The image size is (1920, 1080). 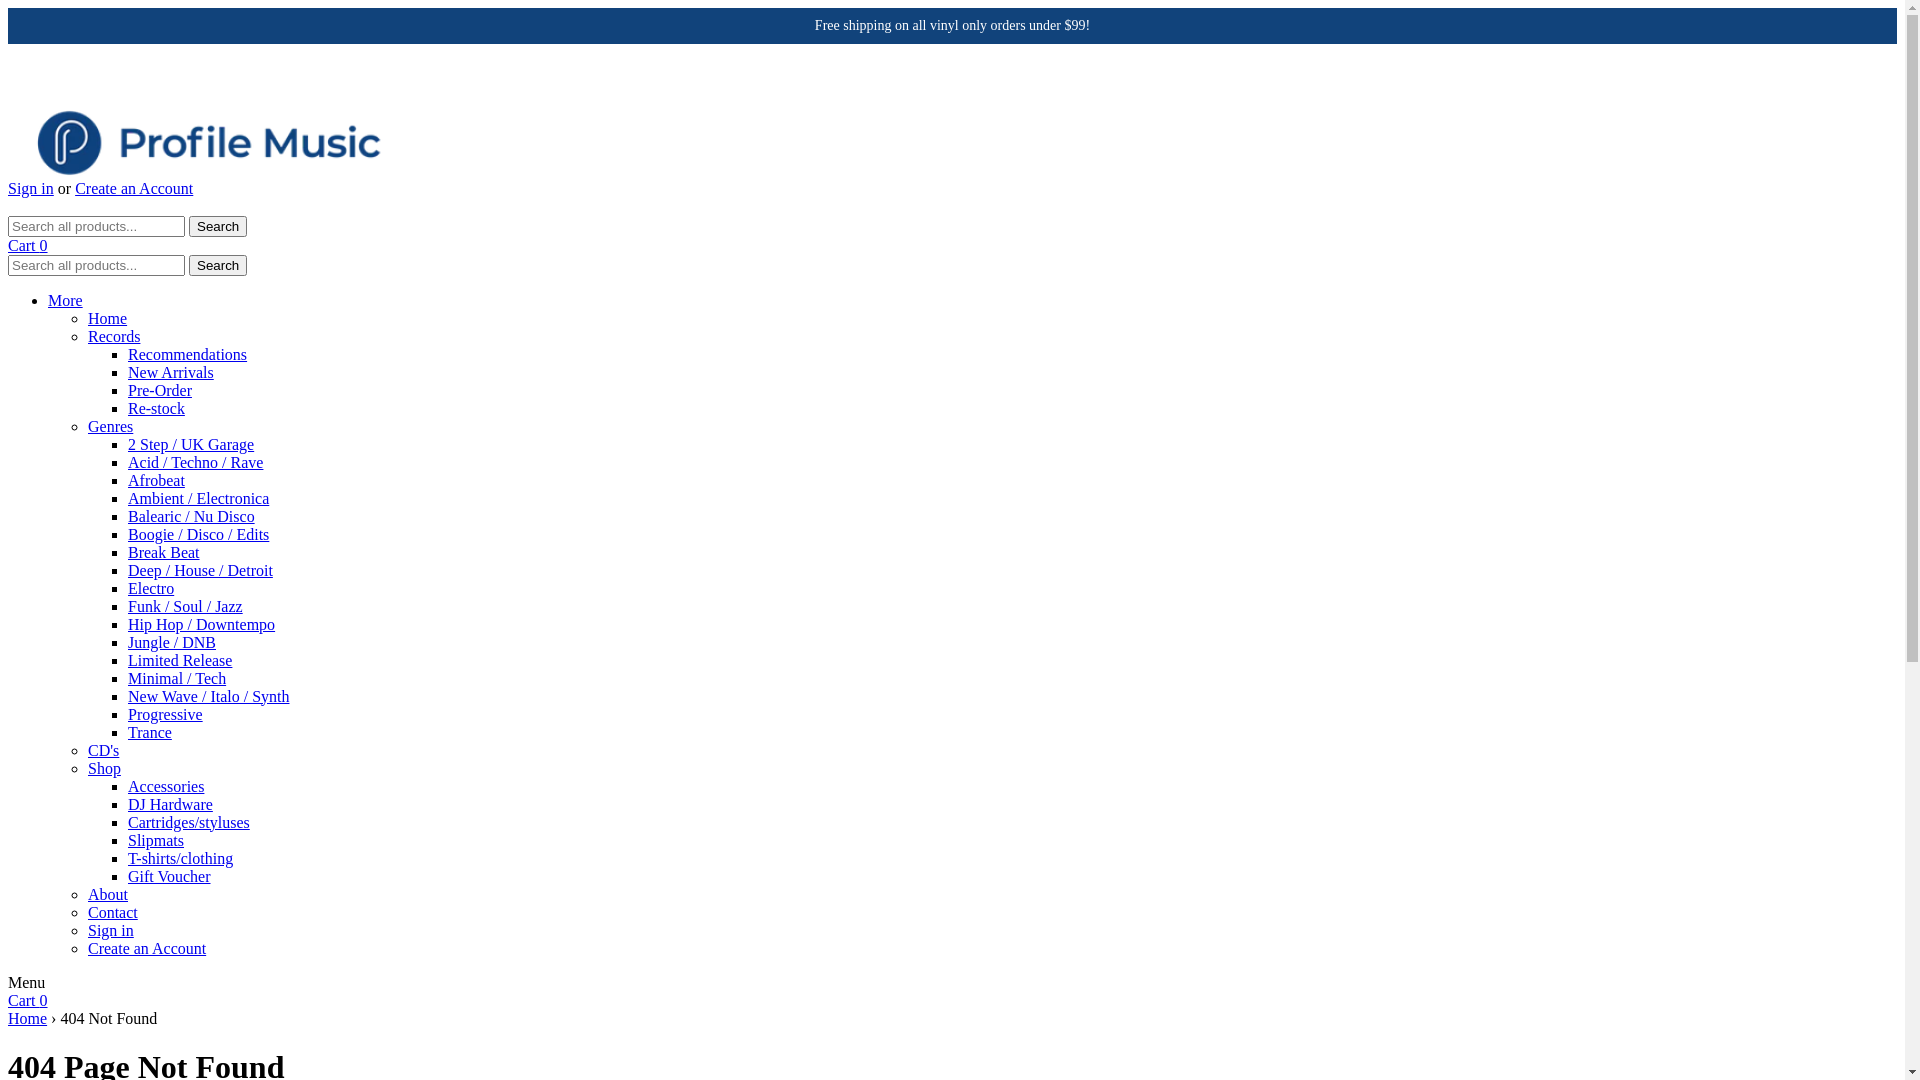 I want to click on 'Home', so click(x=106, y=317).